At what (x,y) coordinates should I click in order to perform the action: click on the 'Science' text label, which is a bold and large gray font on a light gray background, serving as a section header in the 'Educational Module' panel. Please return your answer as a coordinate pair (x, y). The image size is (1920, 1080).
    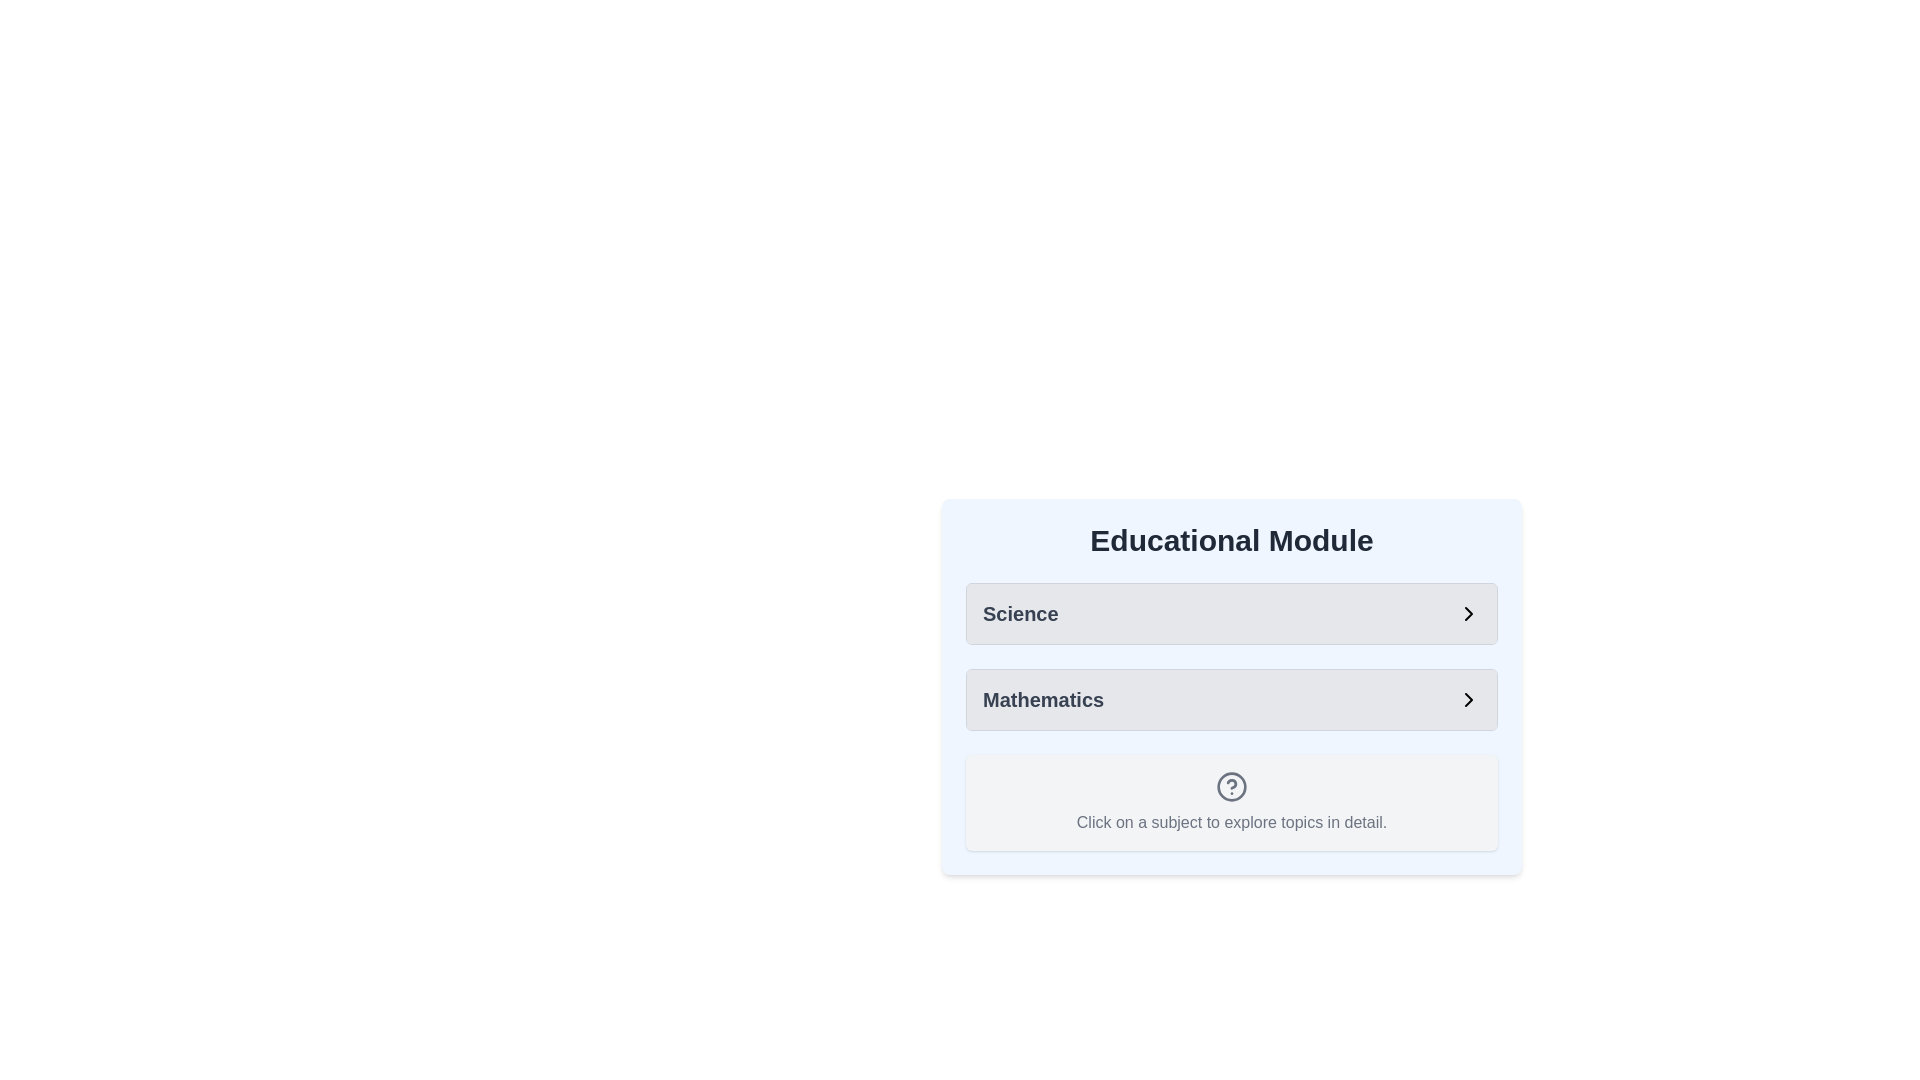
    Looking at the image, I should click on (1020, 612).